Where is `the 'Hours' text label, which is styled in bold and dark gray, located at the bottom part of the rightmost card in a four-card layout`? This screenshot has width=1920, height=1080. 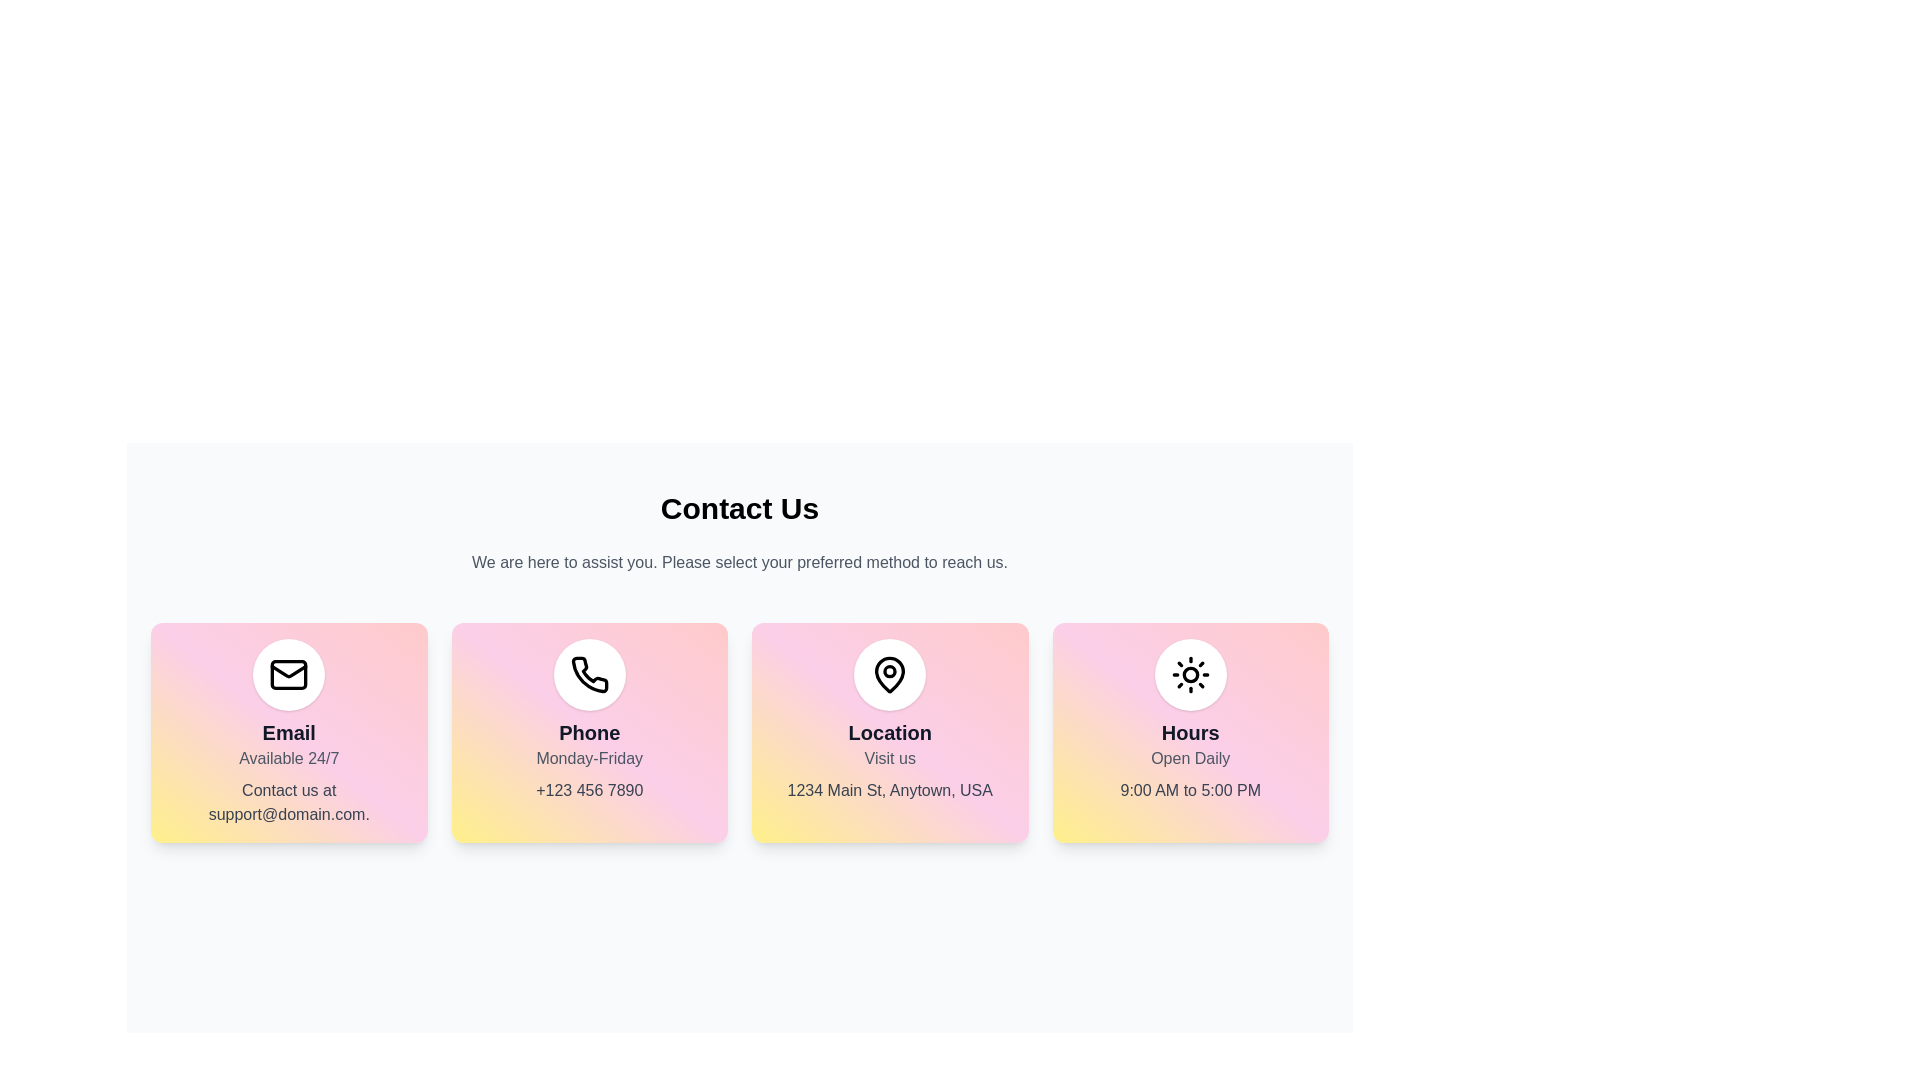
the 'Hours' text label, which is styled in bold and dark gray, located at the bottom part of the rightmost card in a four-card layout is located at coordinates (1190, 732).